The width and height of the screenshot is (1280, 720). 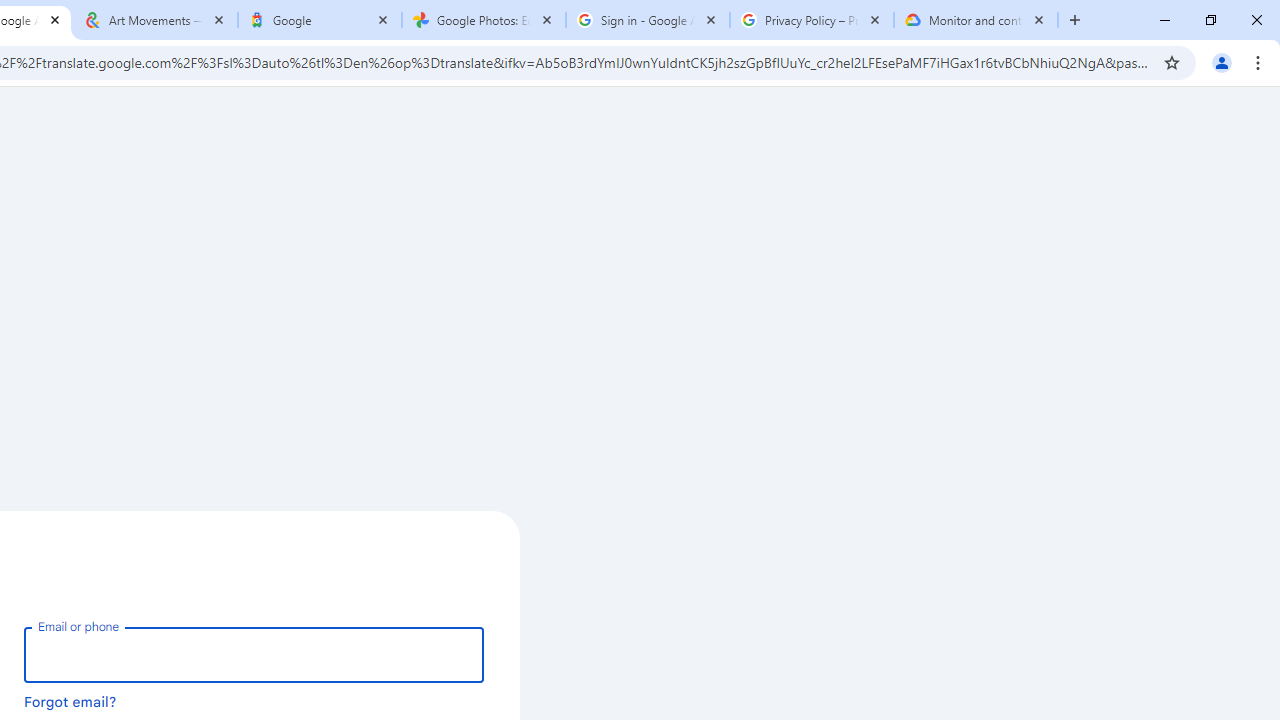 I want to click on 'Email or phone', so click(x=253, y=654).